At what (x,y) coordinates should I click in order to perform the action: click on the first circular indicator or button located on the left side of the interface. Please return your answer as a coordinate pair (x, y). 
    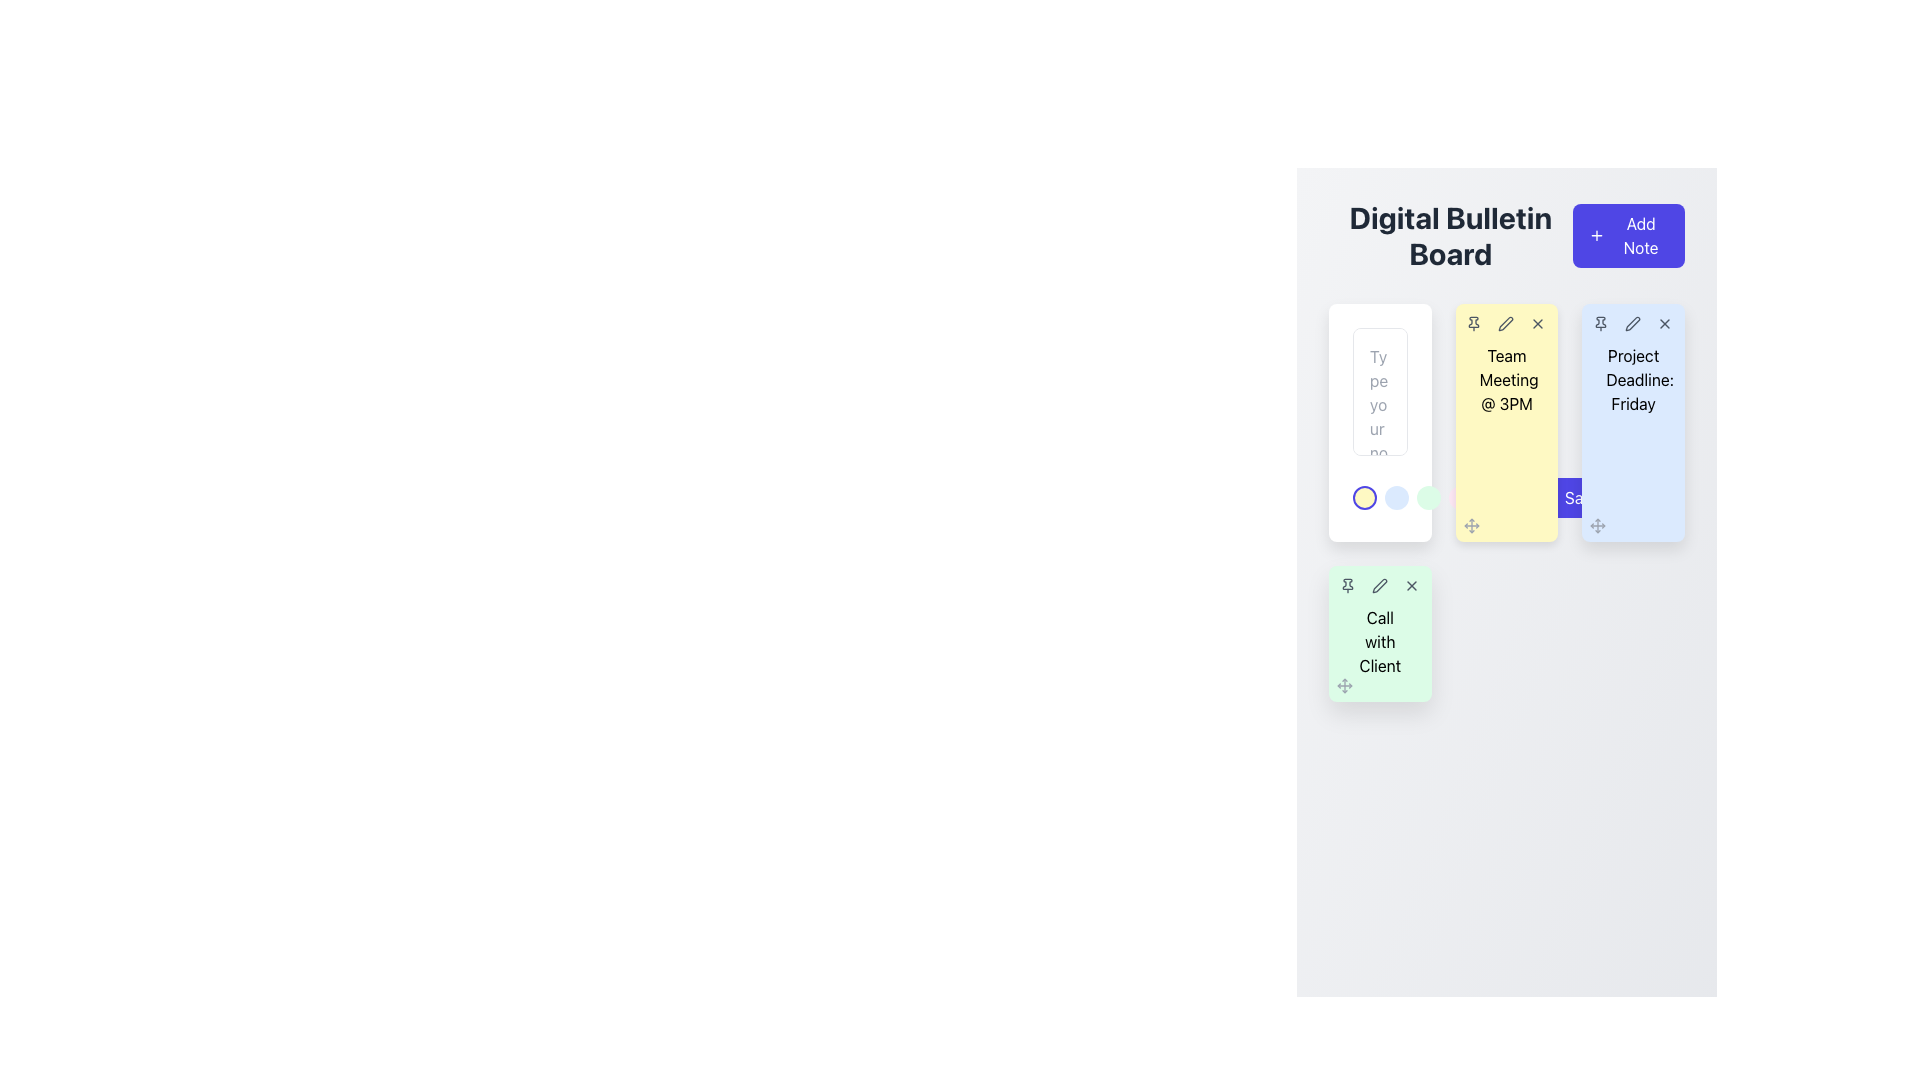
    Looking at the image, I should click on (1363, 496).